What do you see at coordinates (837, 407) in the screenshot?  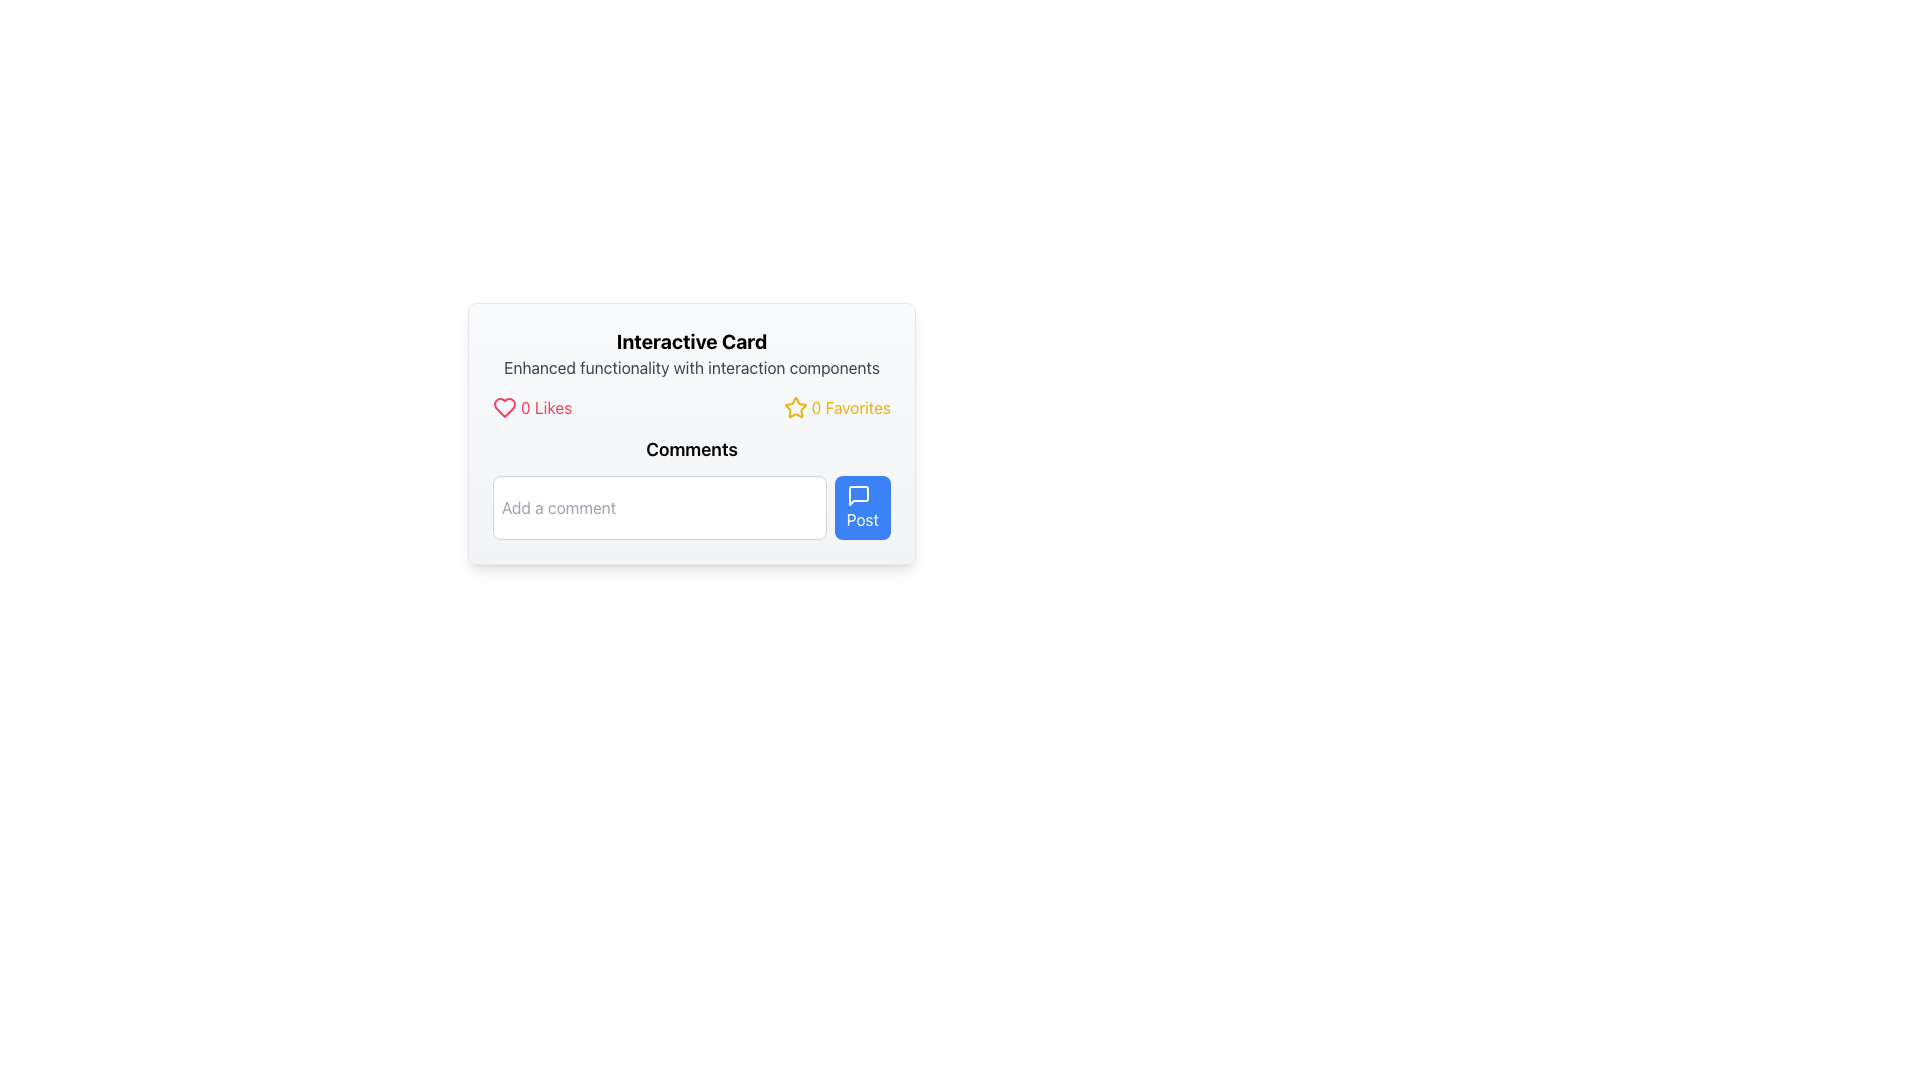 I see `the Interactive counter with the yellow star icon and '0 Favorites' text` at bounding box center [837, 407].